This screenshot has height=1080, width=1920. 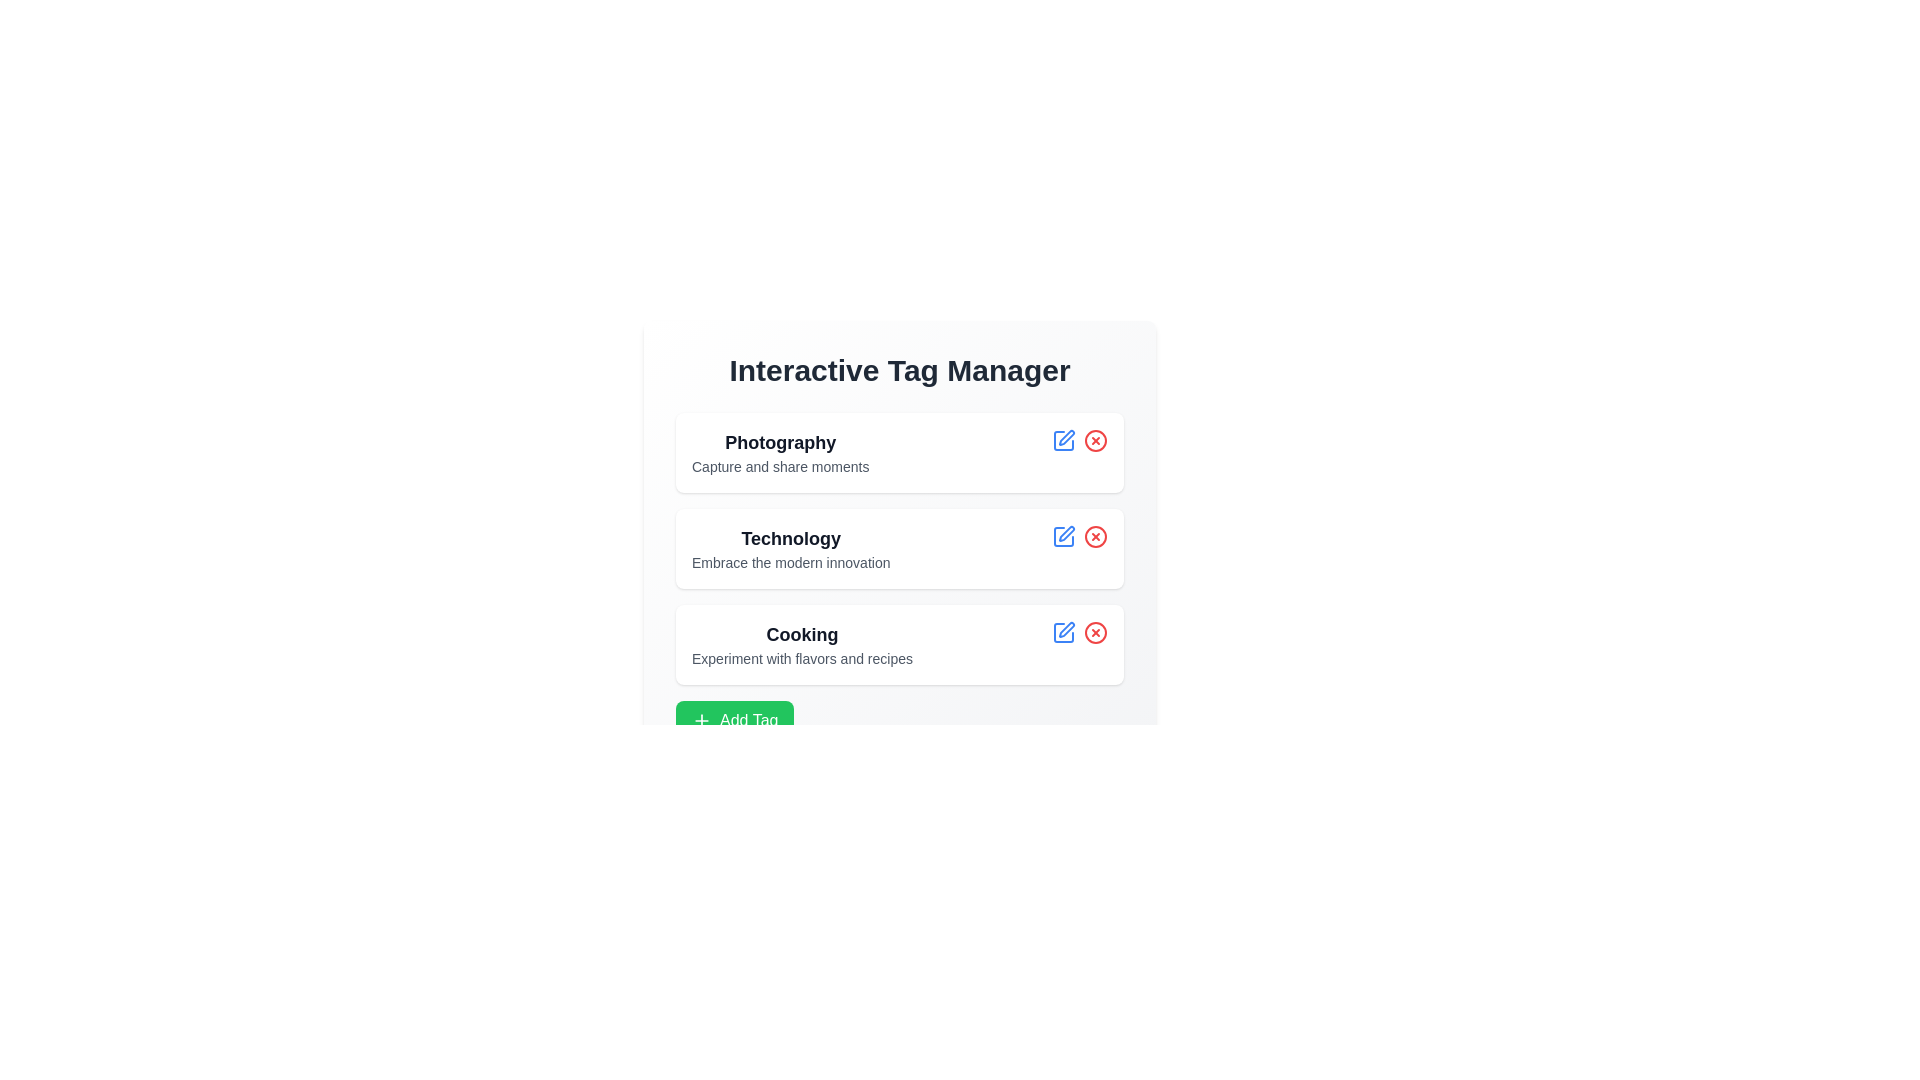 I want to click on the edit and delete icons within the composite UI component labeled 'Photography', so click(x=899, y=452).